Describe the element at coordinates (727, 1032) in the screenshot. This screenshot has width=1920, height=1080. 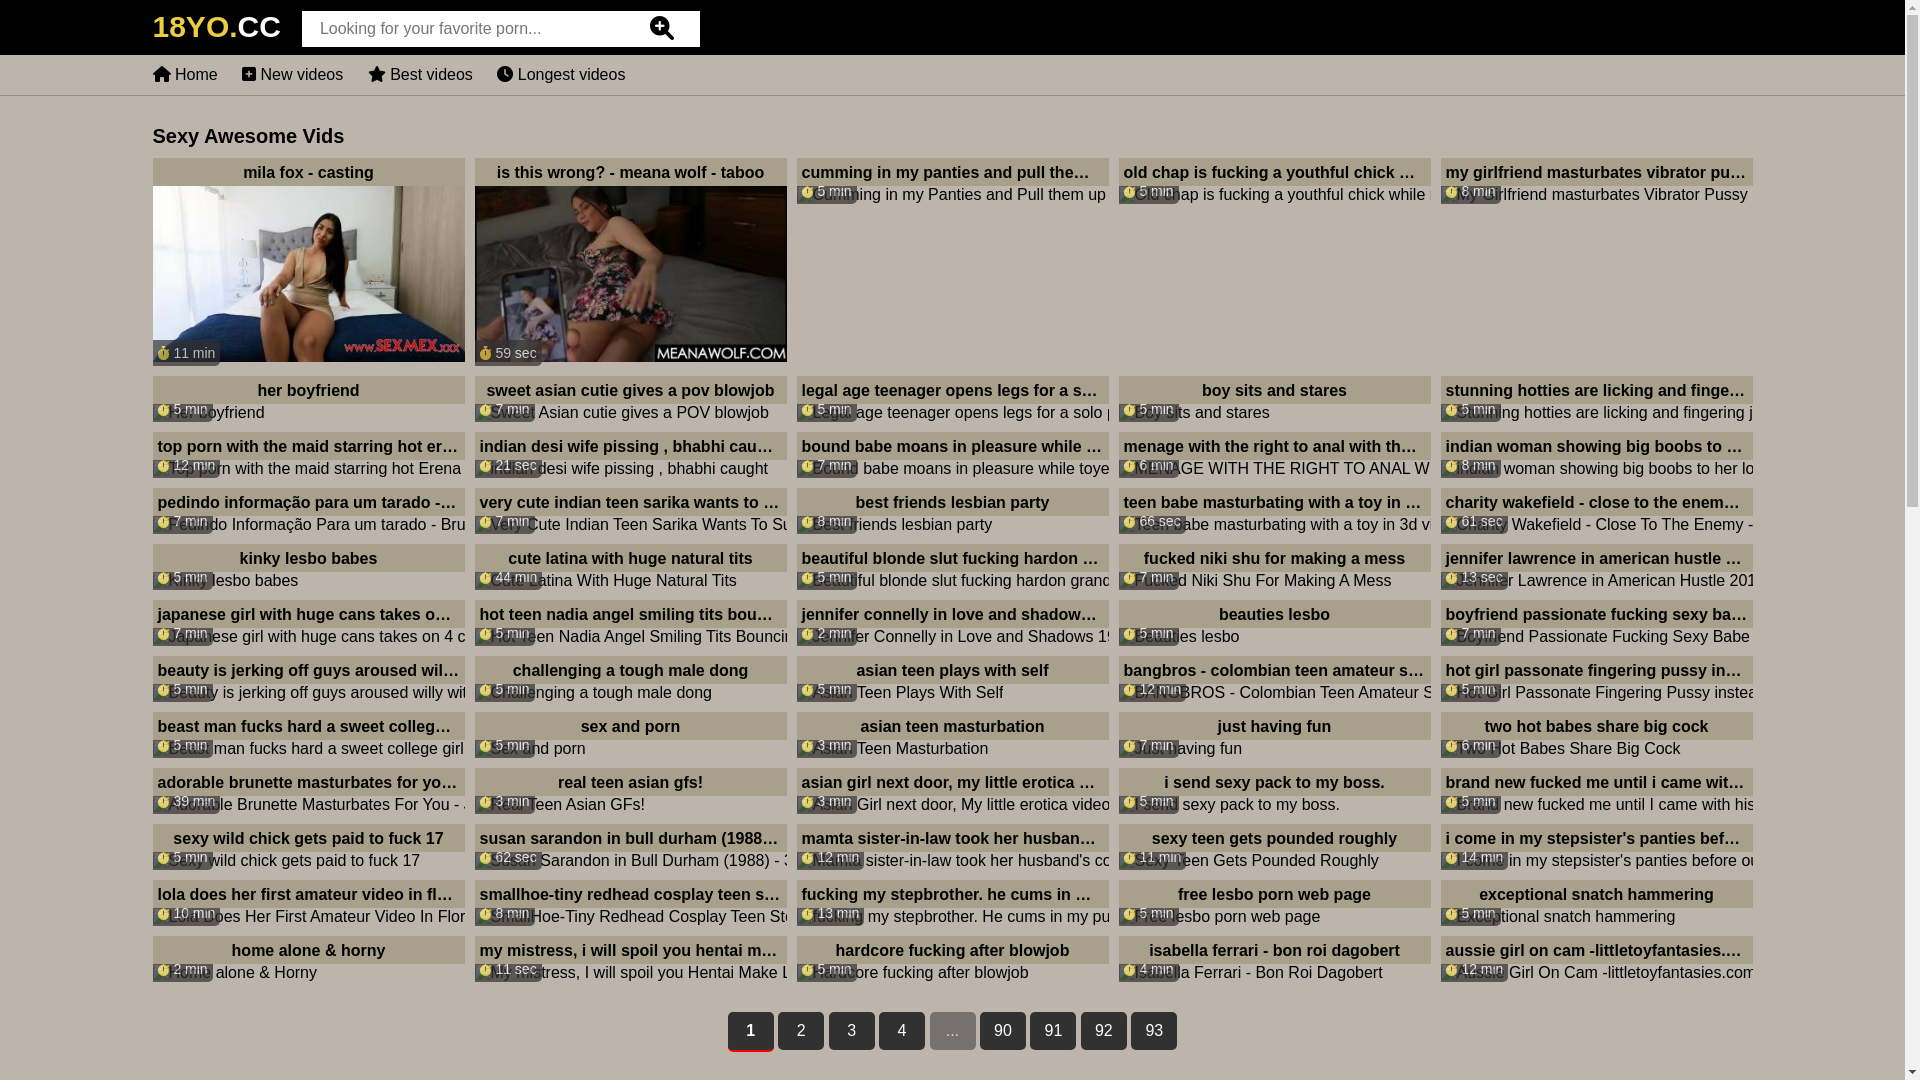
I see `'1'` at that location.